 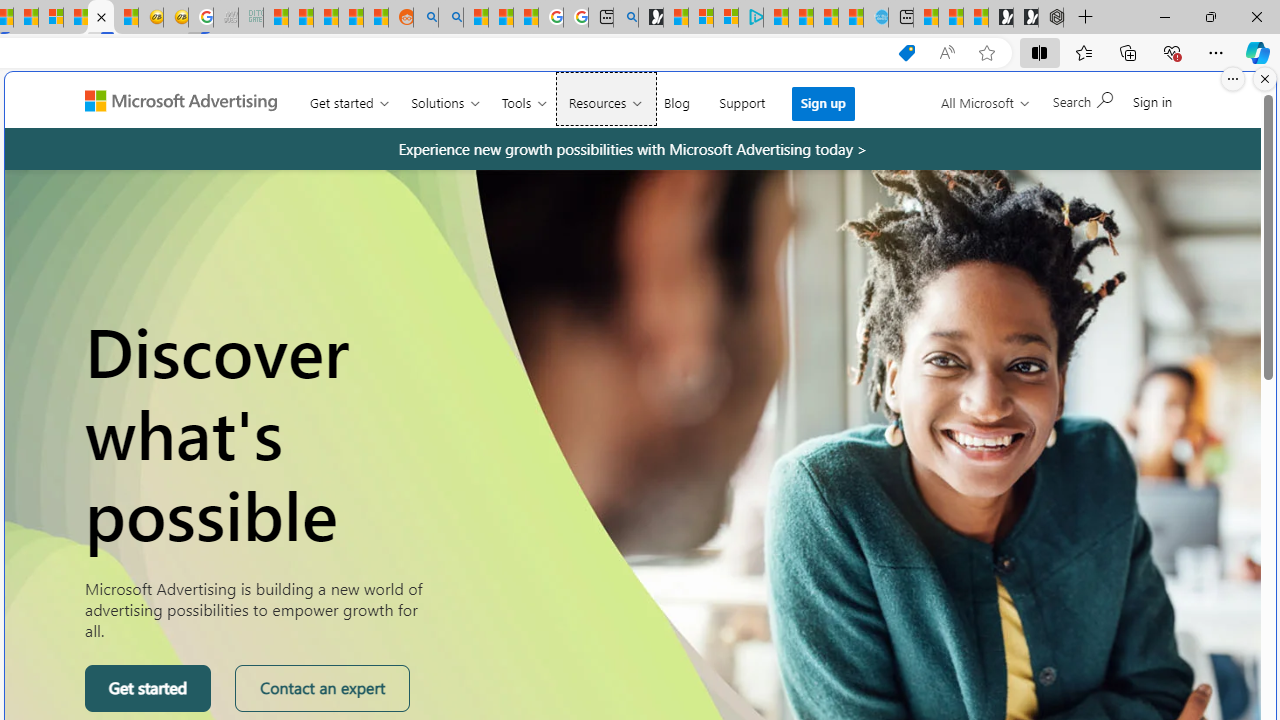 I want to click on 'Sign up', so click(x=823, y=103).